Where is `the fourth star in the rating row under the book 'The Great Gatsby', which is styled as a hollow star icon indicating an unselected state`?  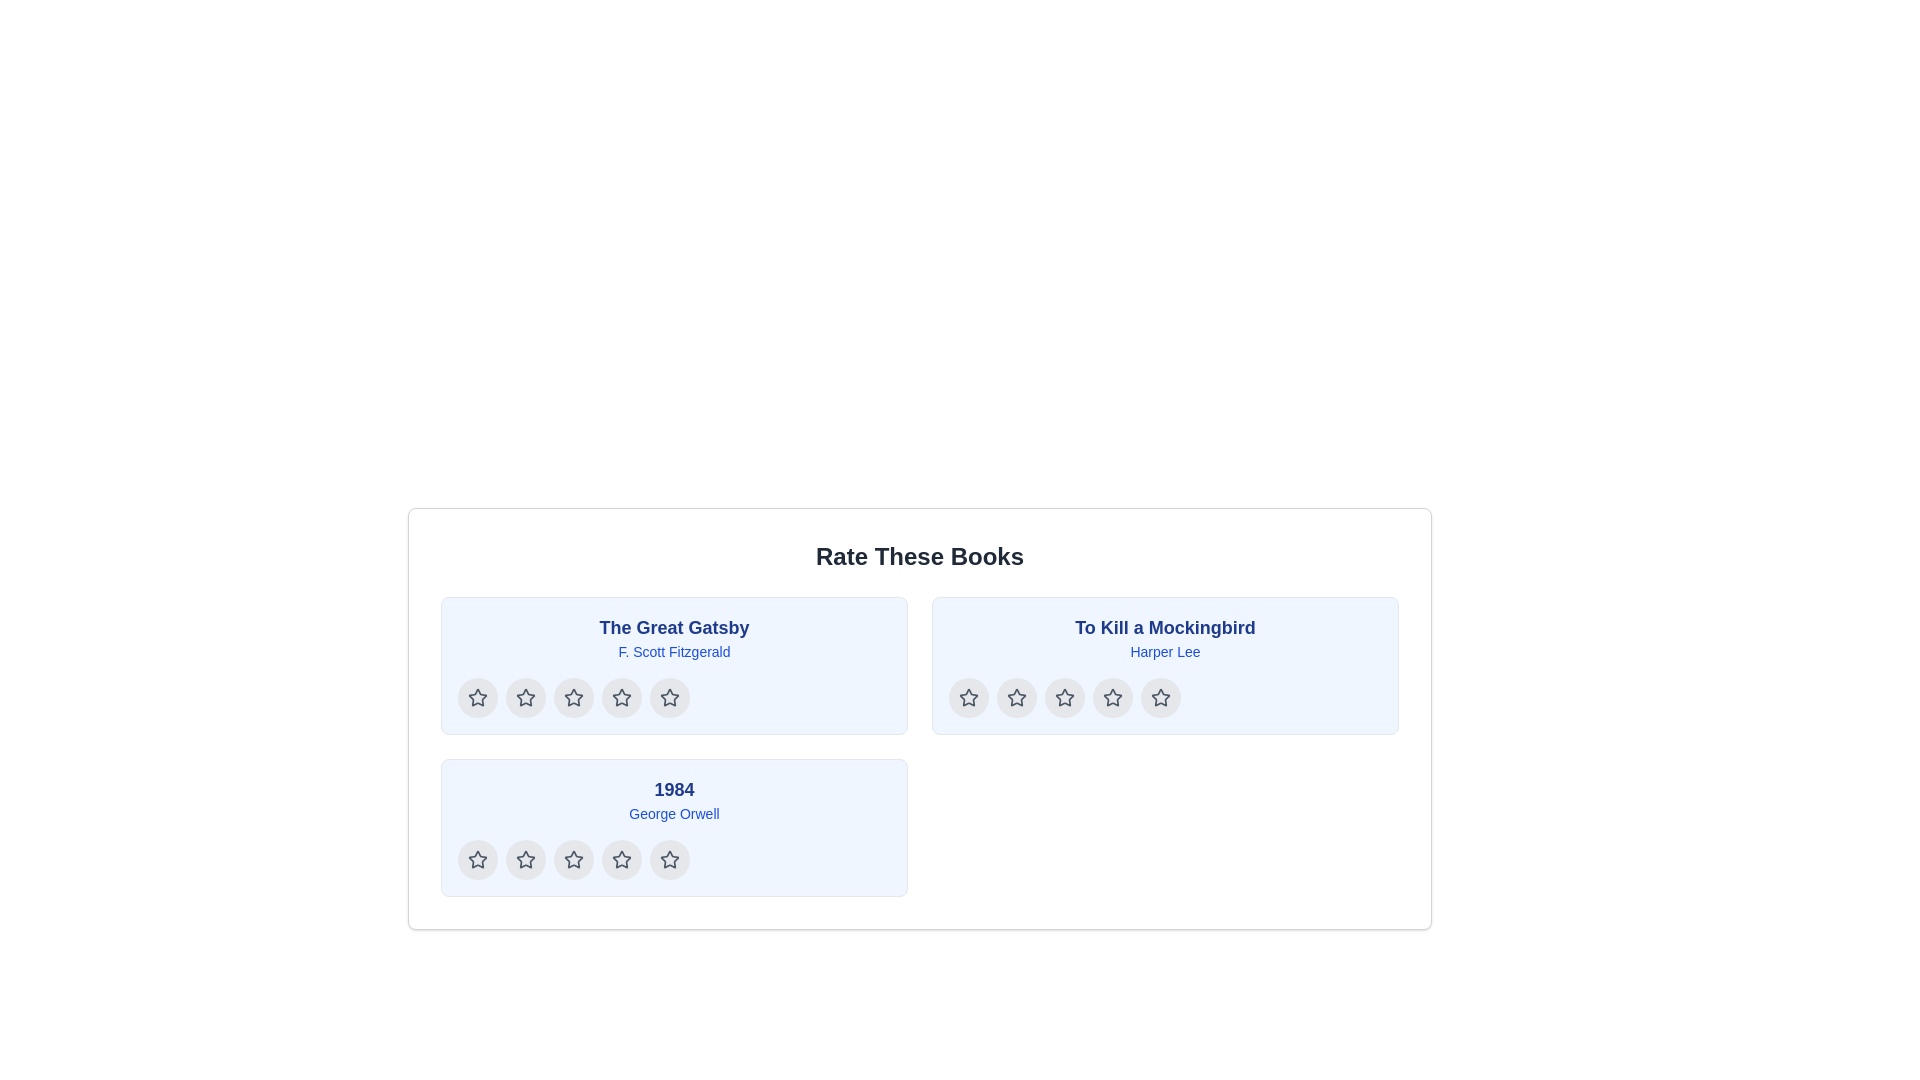 the fourth star in the rating row under the book 'The Great Gatsby', which is styled as a hollow star icon indicating an unselected state is located at coordinates (670, 696).